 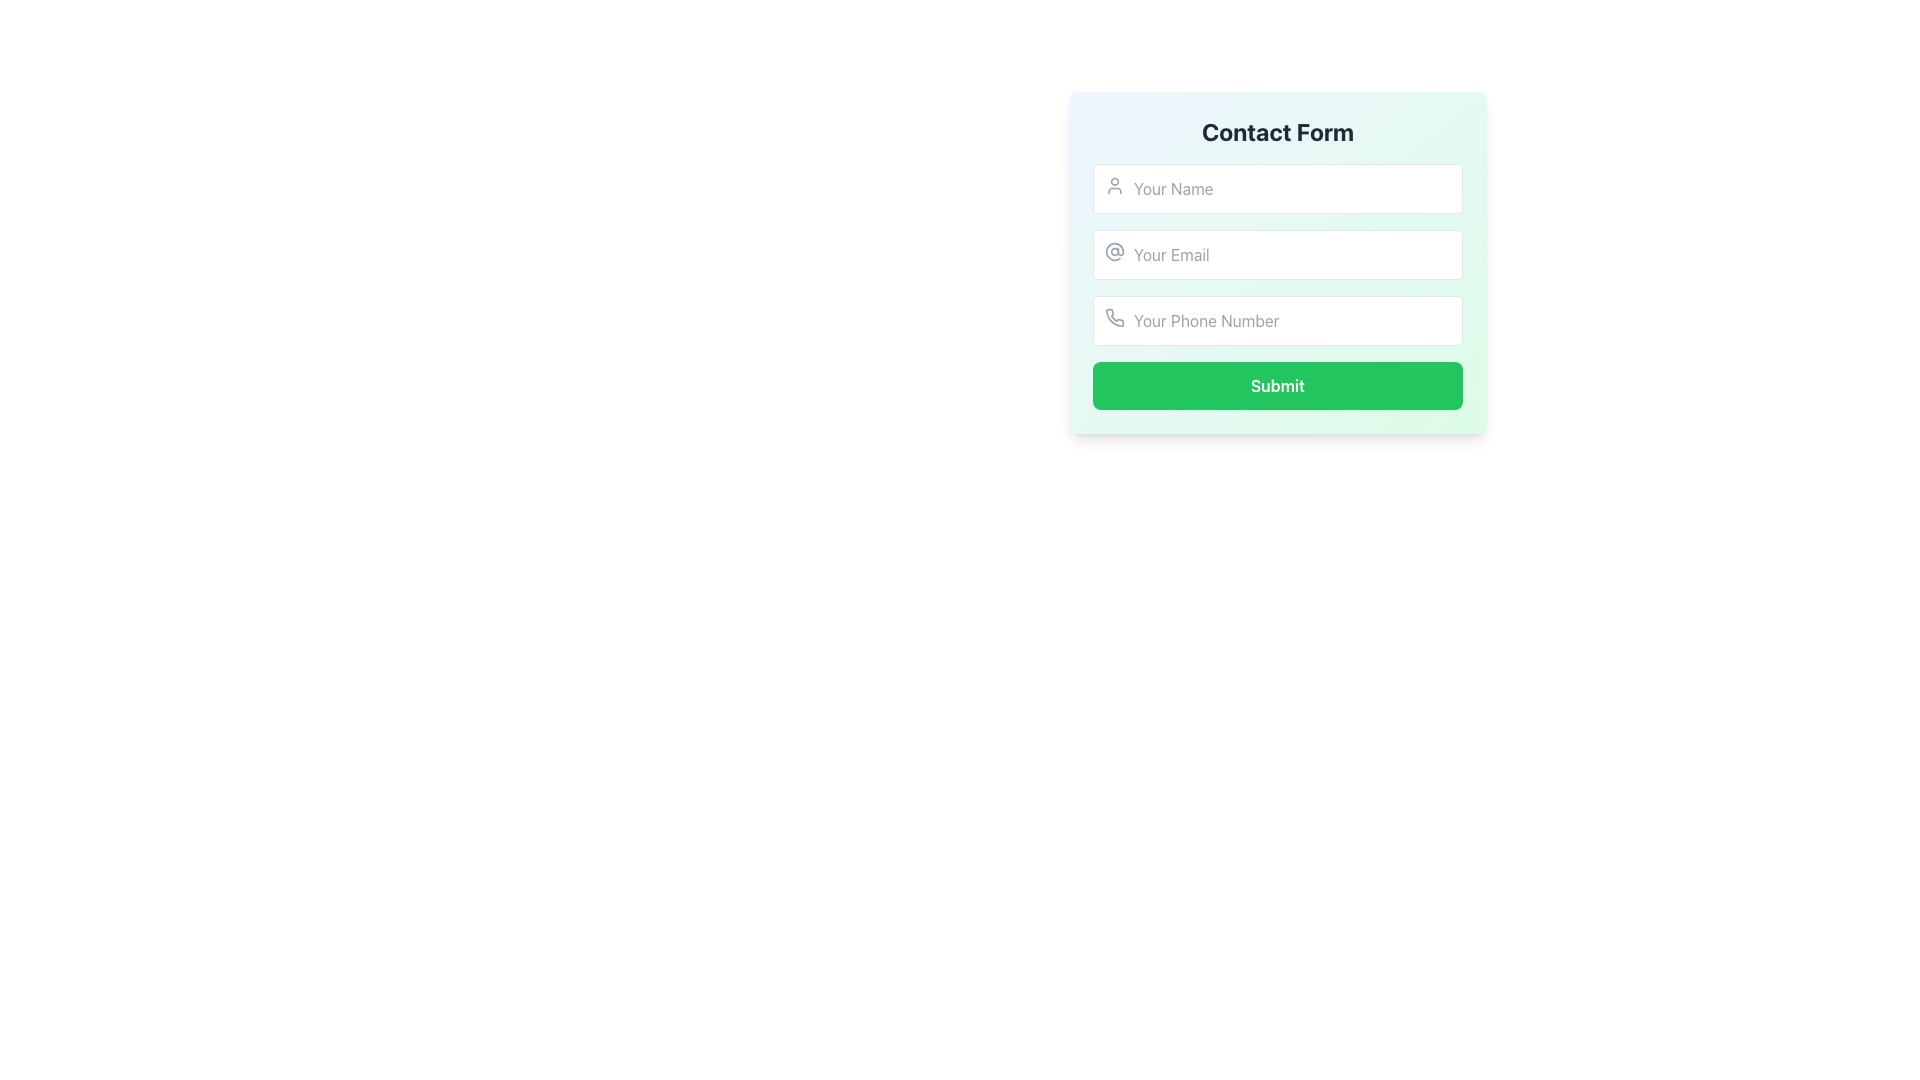 What do you see at coordinates (1113, 250) in the screenshot?
I see `the SVG icon representing email` at bounding box center [1113, 250].